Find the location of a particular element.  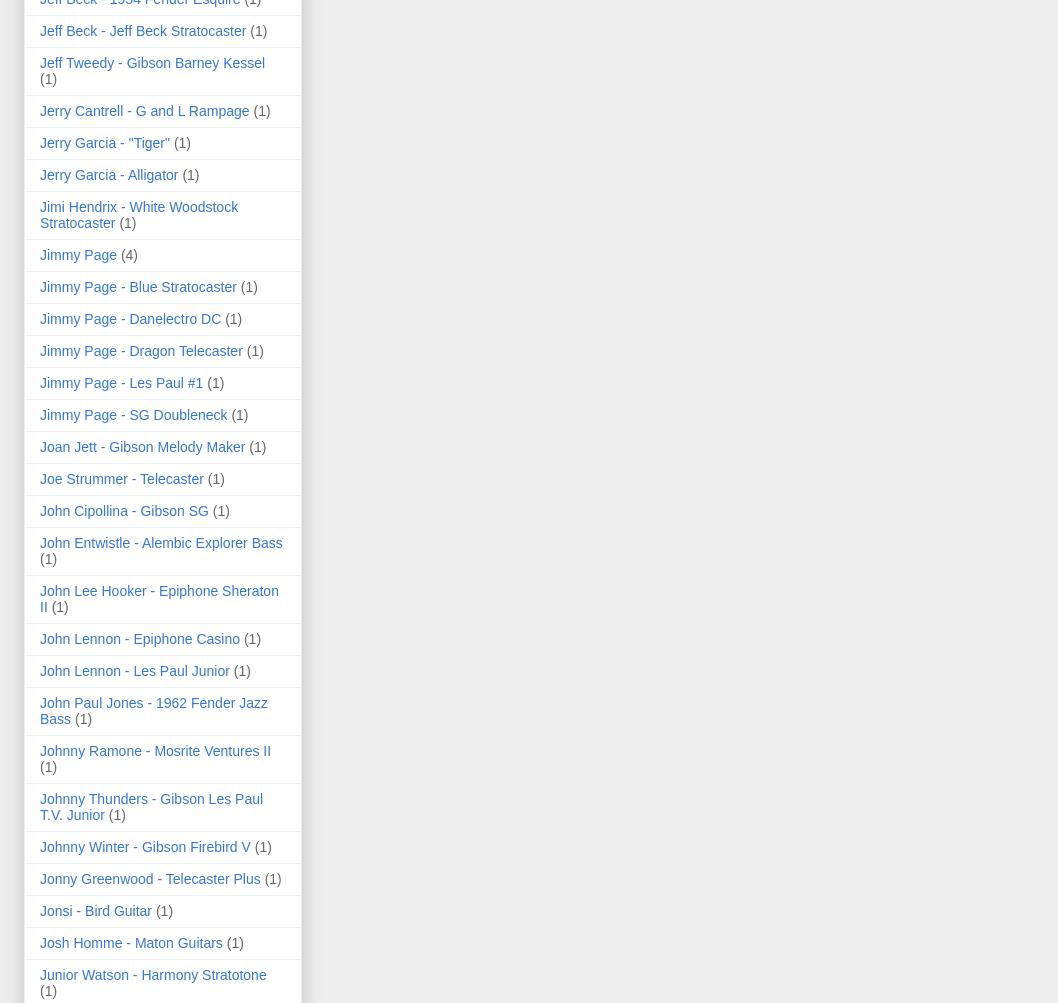

'Jimi Hendrix - White Woodstock Stratocaster' is located at coordinates (138, 214).